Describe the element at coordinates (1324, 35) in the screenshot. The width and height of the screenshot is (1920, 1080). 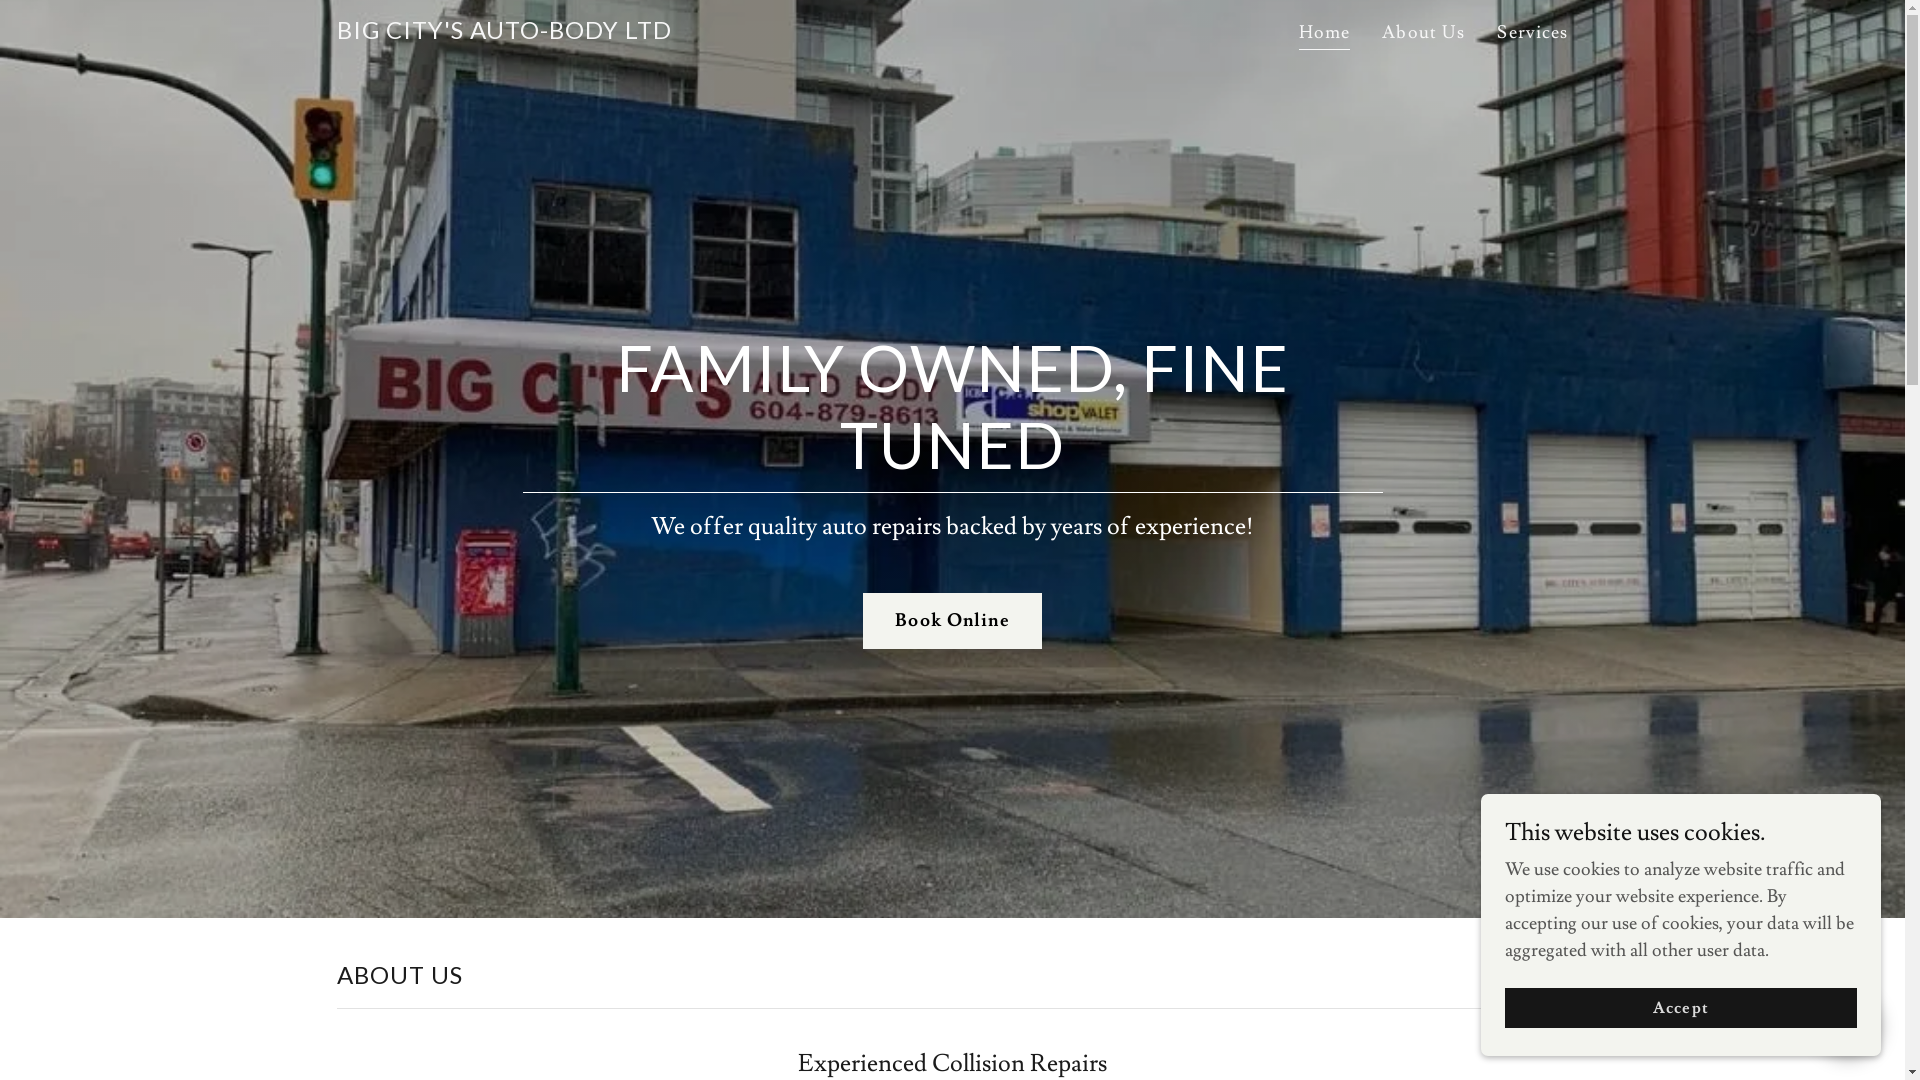
I see `'Home'` at that location.